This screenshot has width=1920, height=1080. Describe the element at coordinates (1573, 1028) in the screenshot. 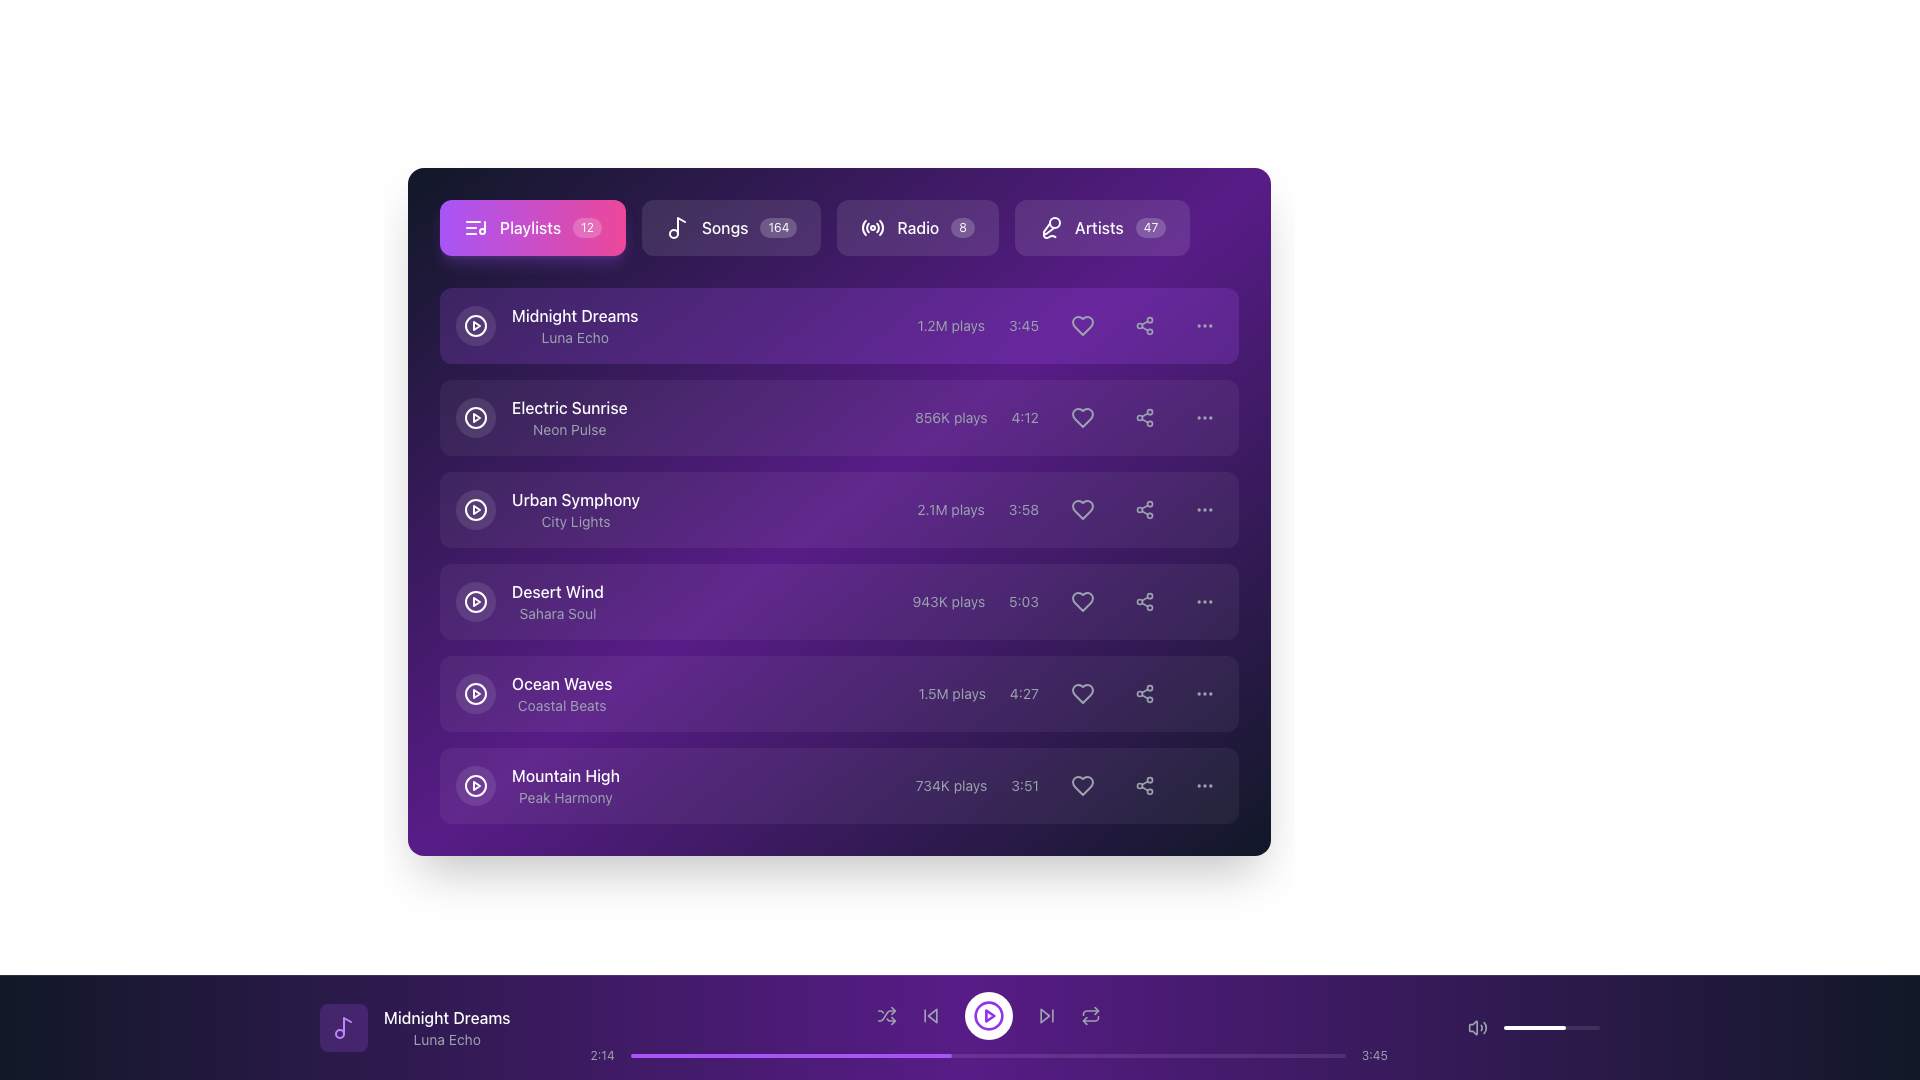

I see `the volume level` at that location.